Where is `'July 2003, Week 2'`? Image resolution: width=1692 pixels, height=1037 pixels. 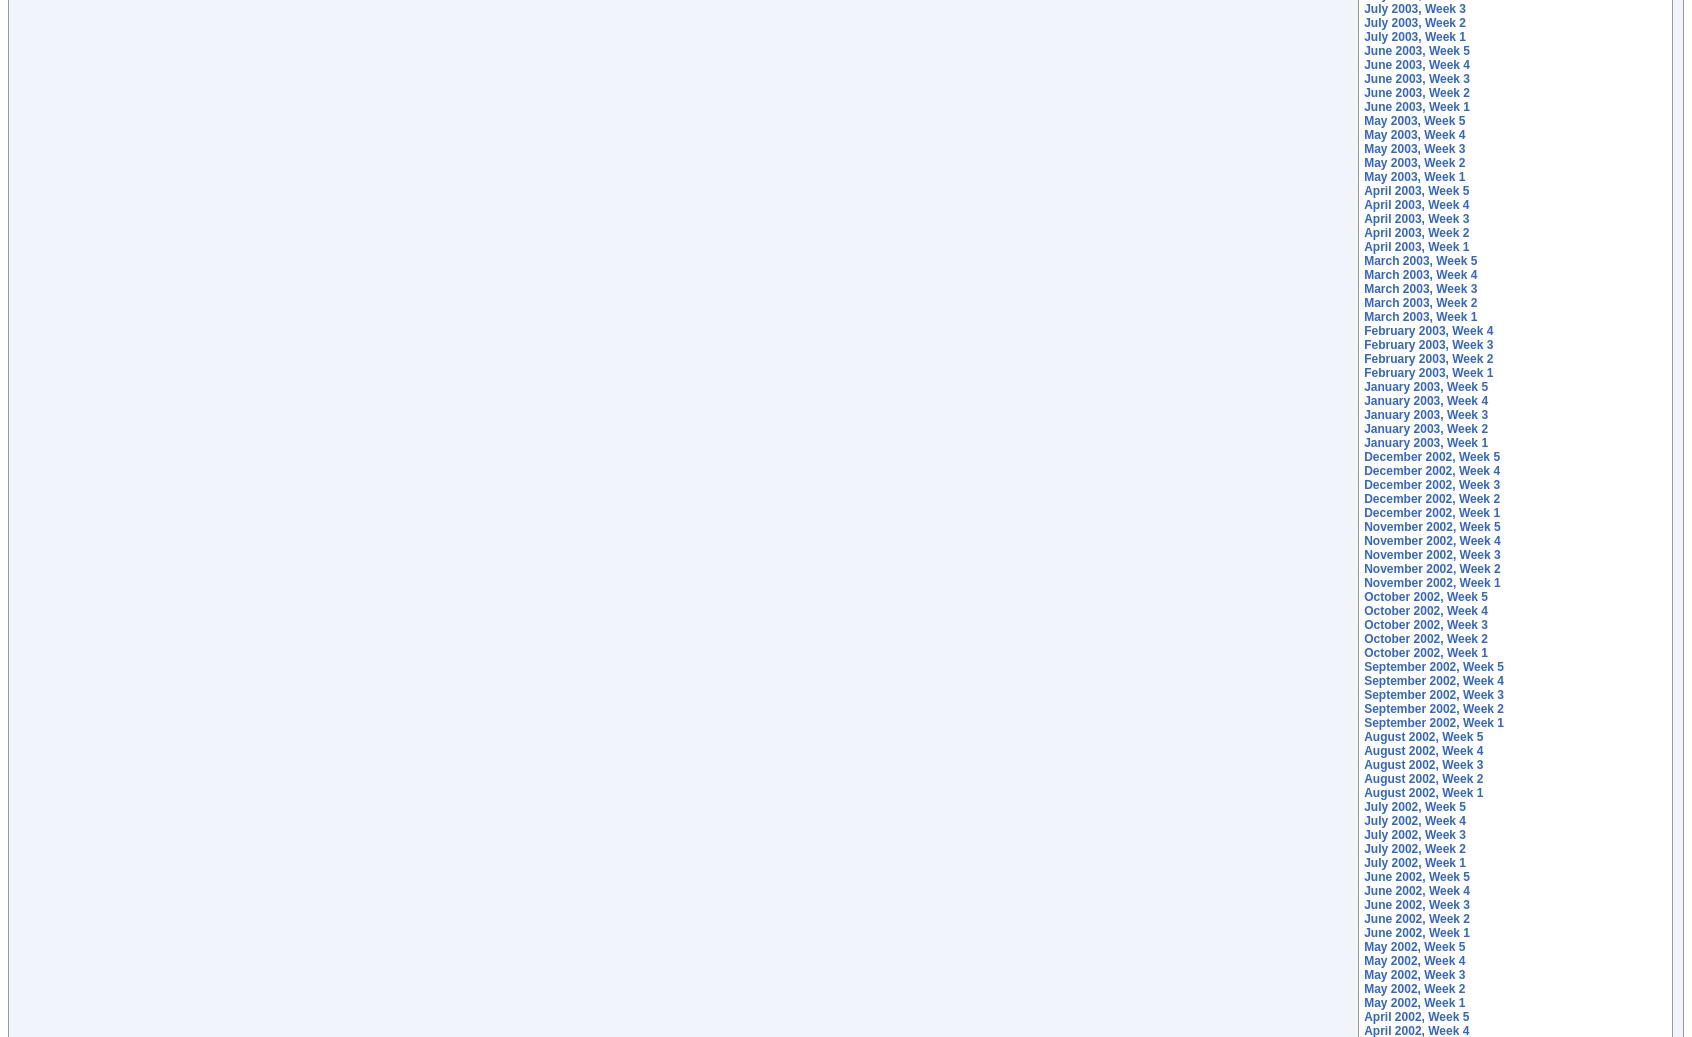
'July 2003, Week 2' is located at coordinates (1363, 22).